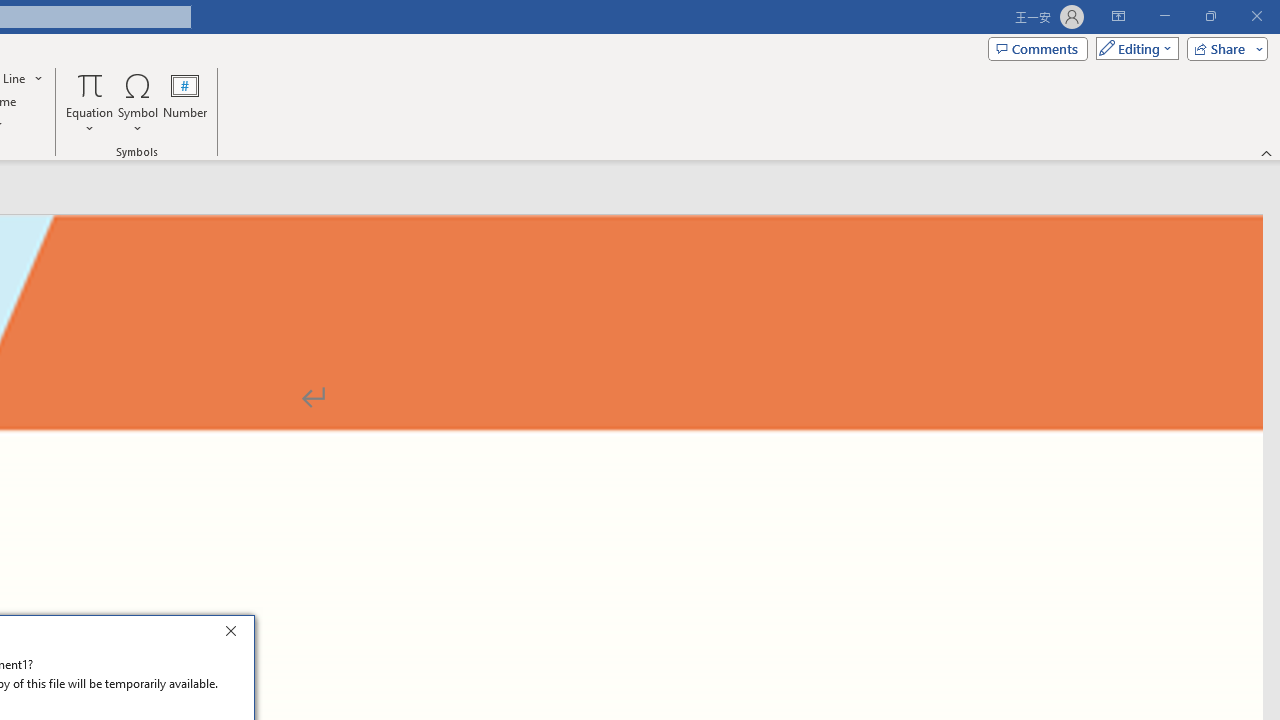  I want to click on 'Equation', so click(89, 103).